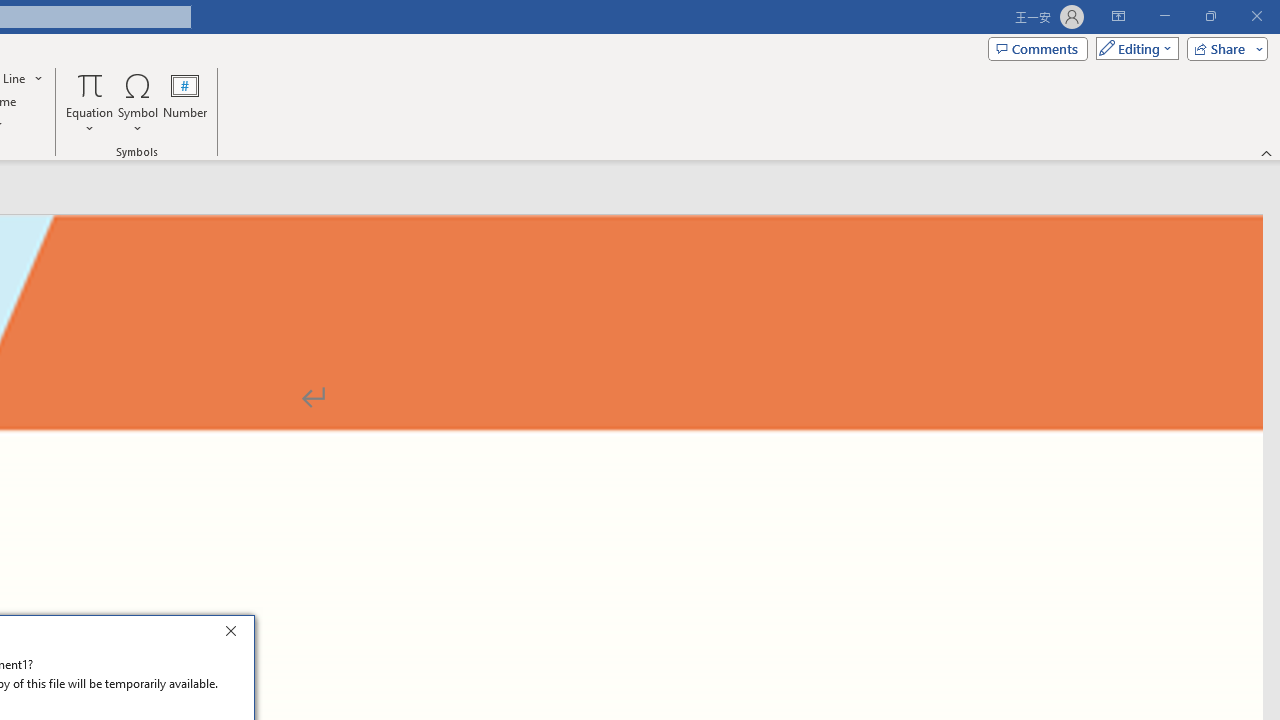  I want to click on 'Equation', so click(89, 103).